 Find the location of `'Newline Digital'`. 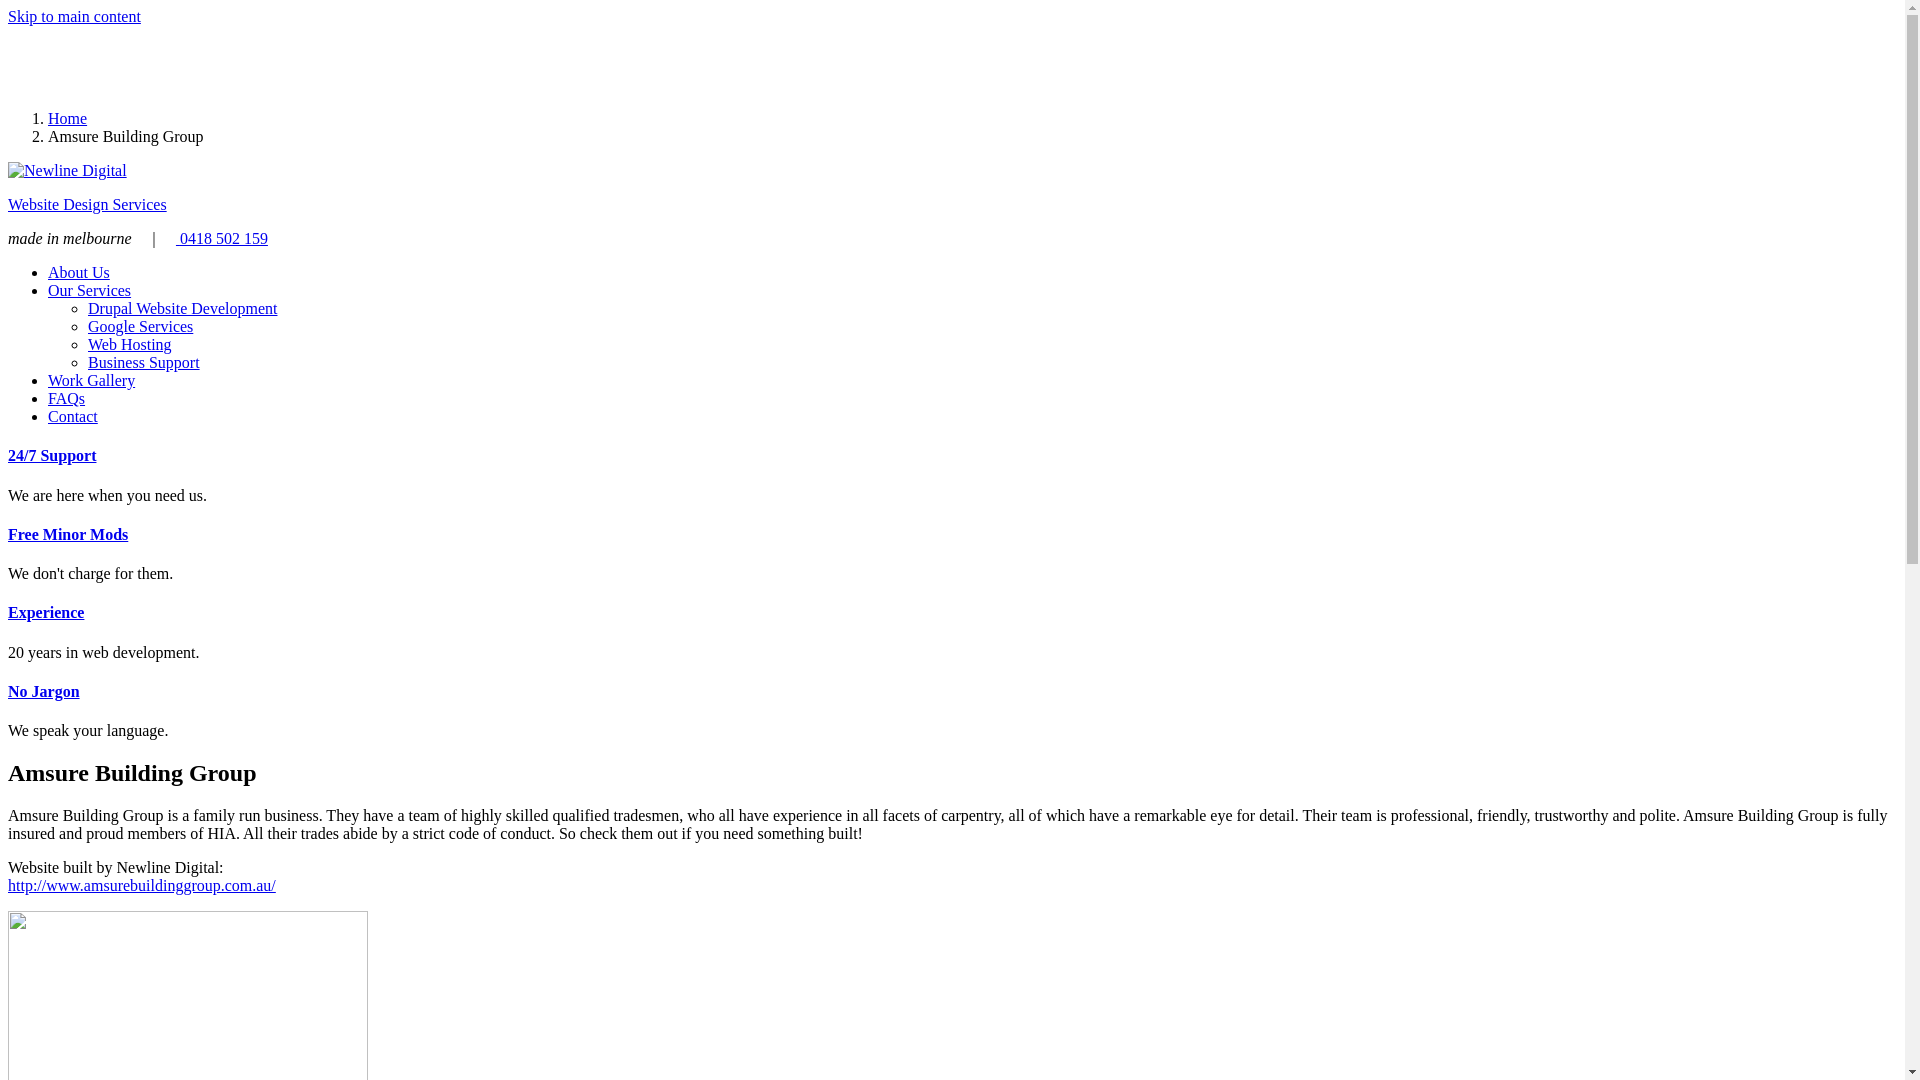

'Newline Digital' is located at coordinates (67, 169).